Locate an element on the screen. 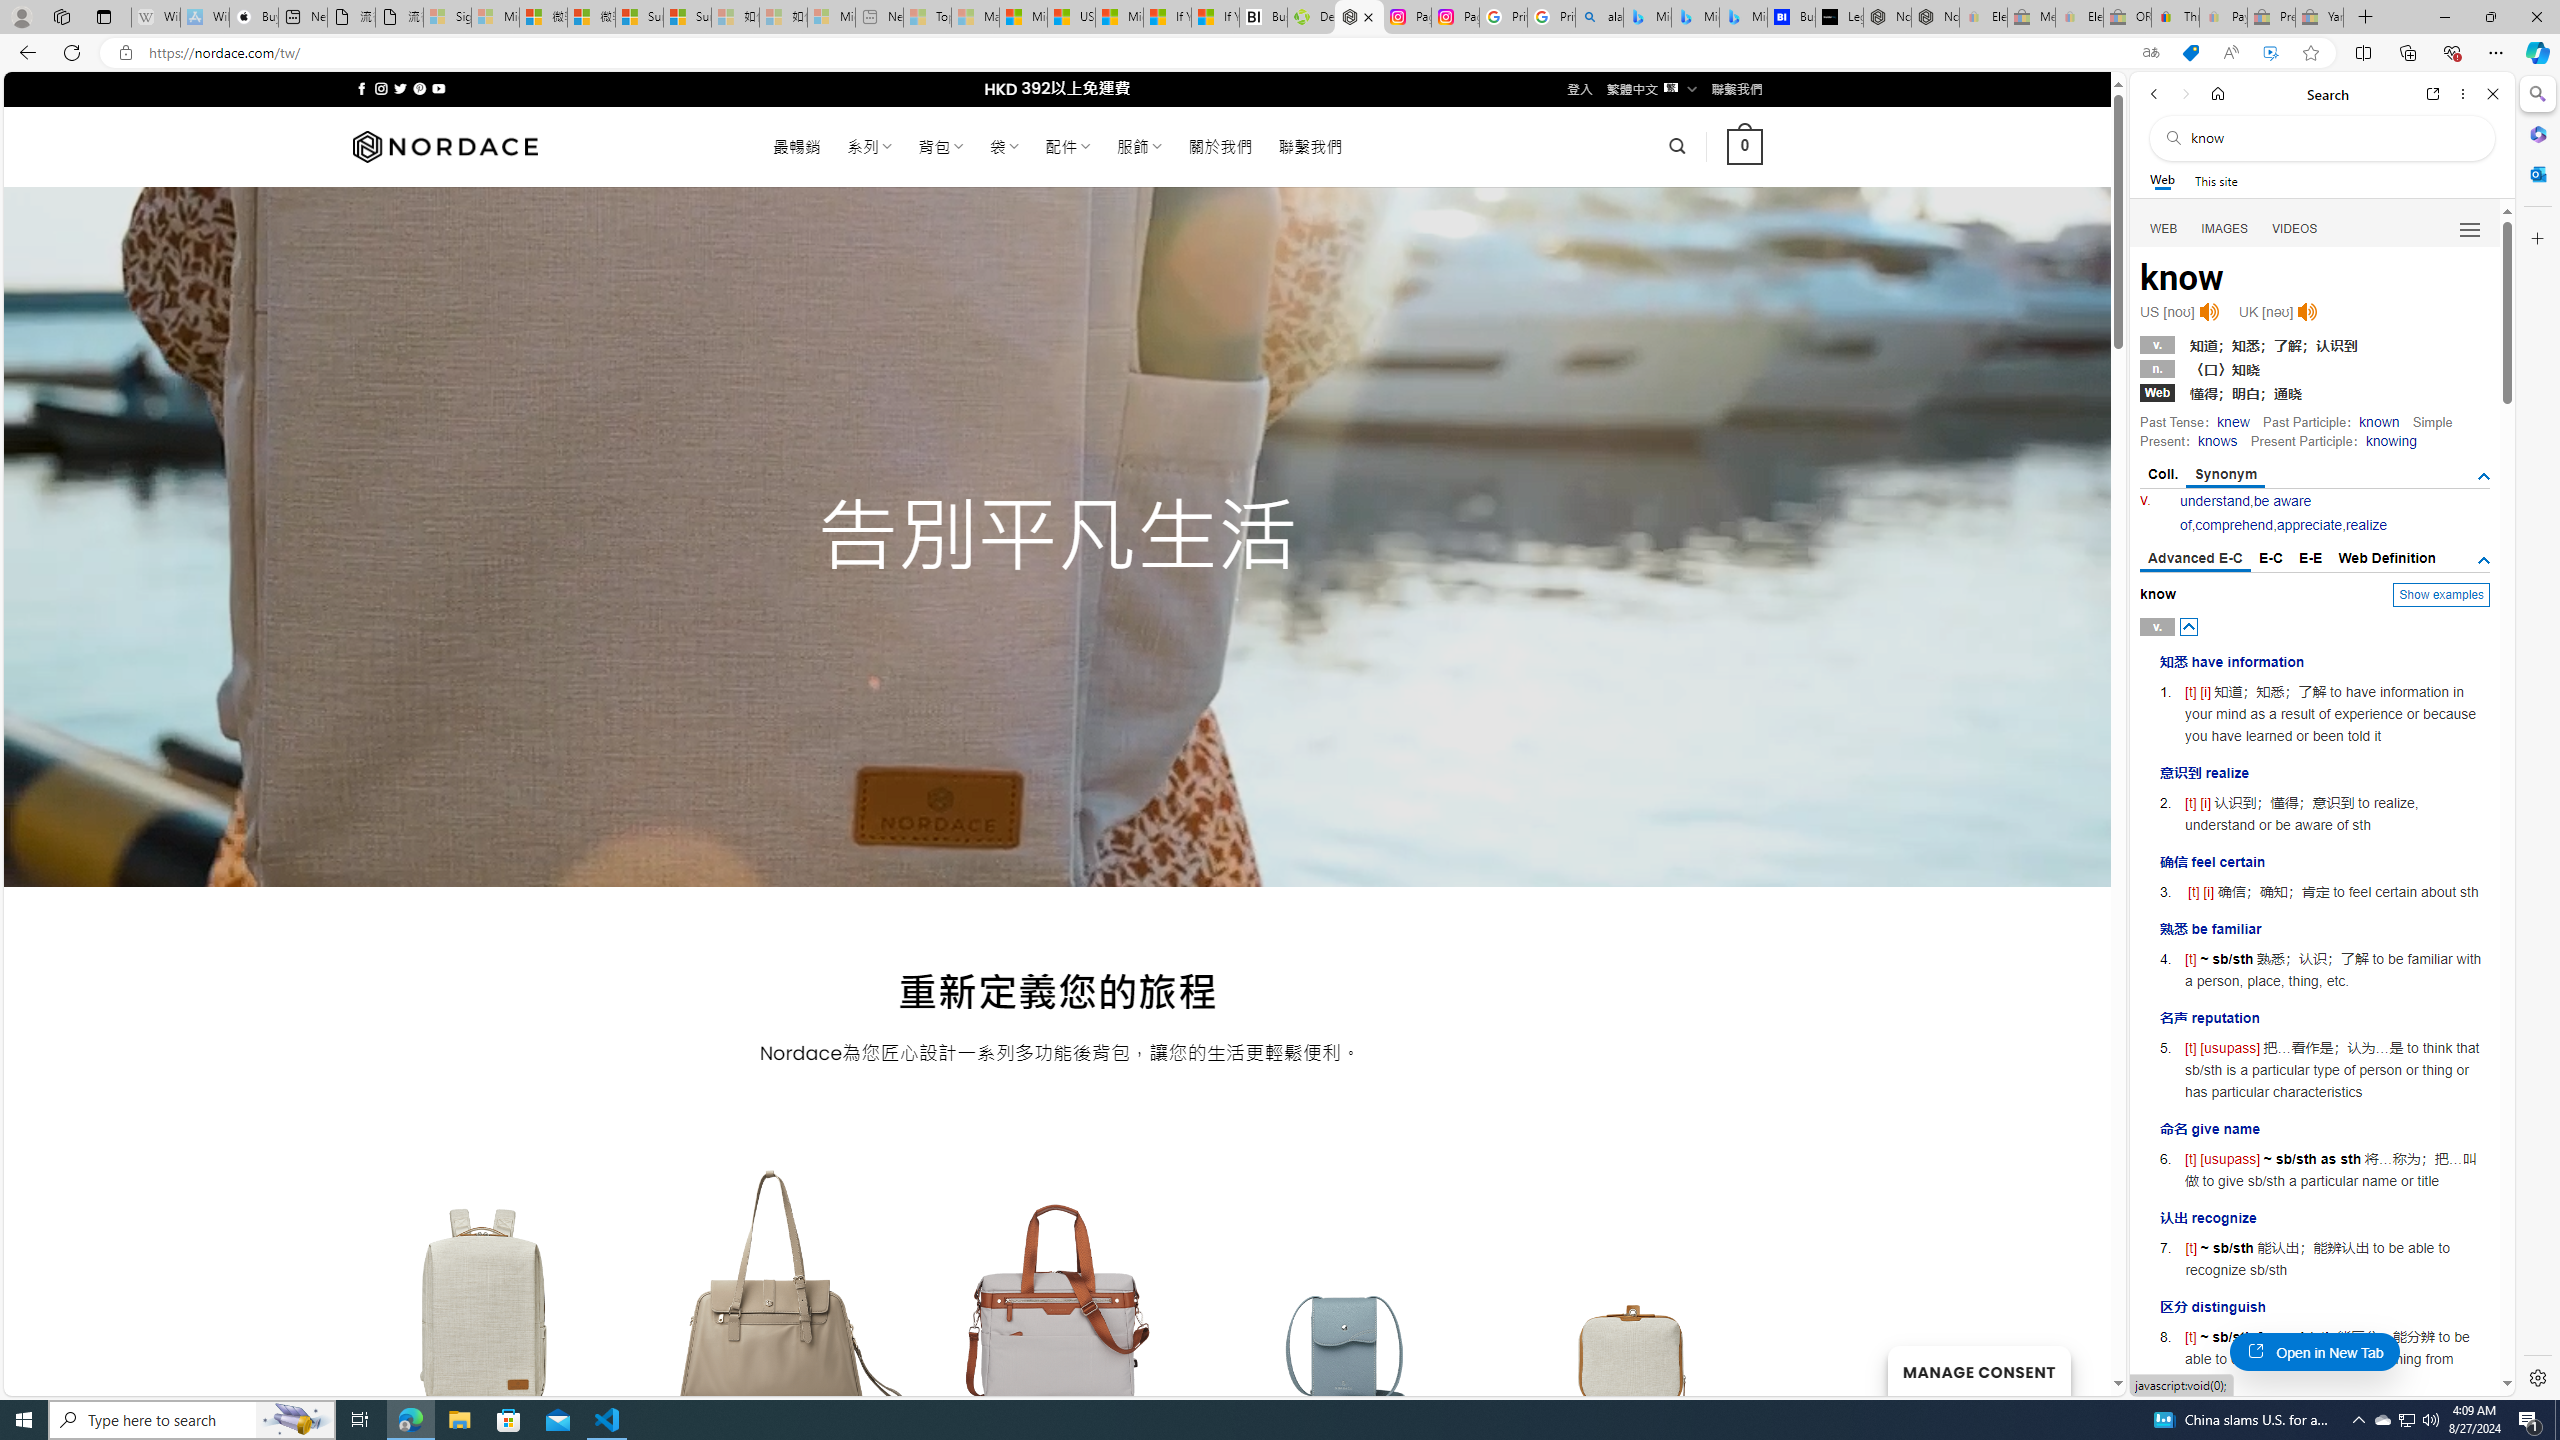  'Coll.' is located at coordinates (2162, 474).